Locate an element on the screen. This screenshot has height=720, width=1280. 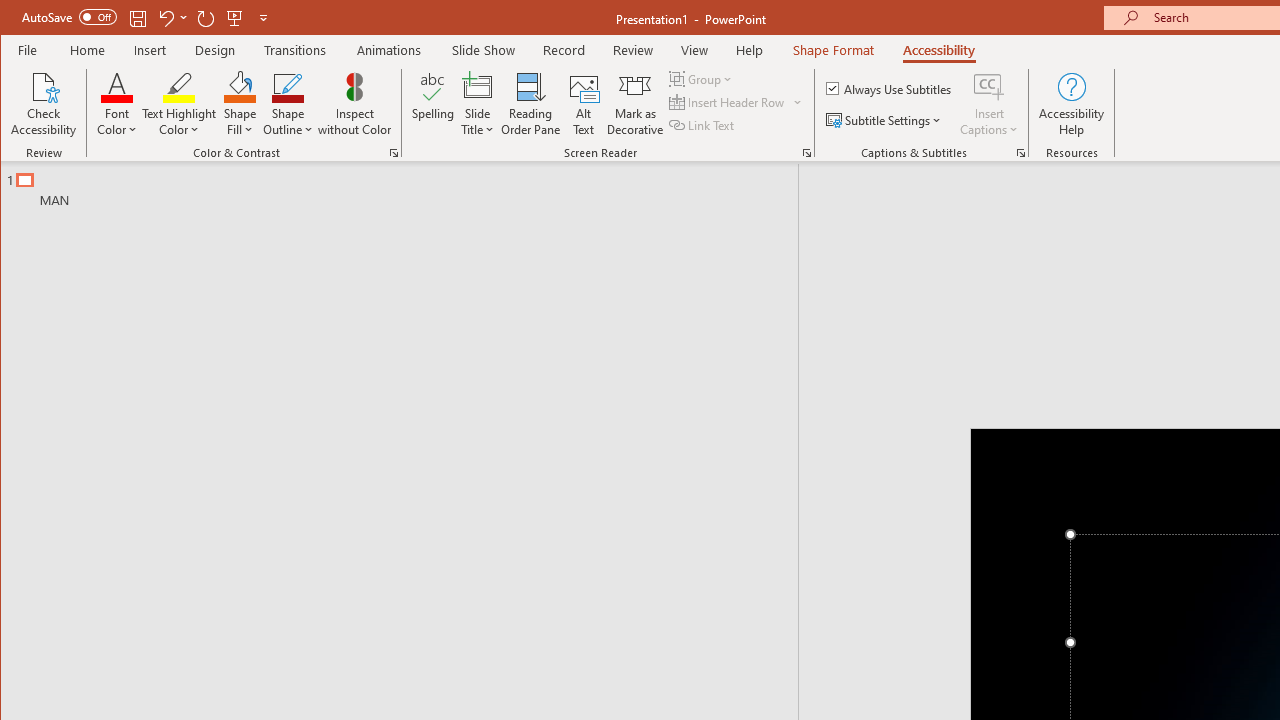
'Insert Captions' is located at coordinates (989, 104).